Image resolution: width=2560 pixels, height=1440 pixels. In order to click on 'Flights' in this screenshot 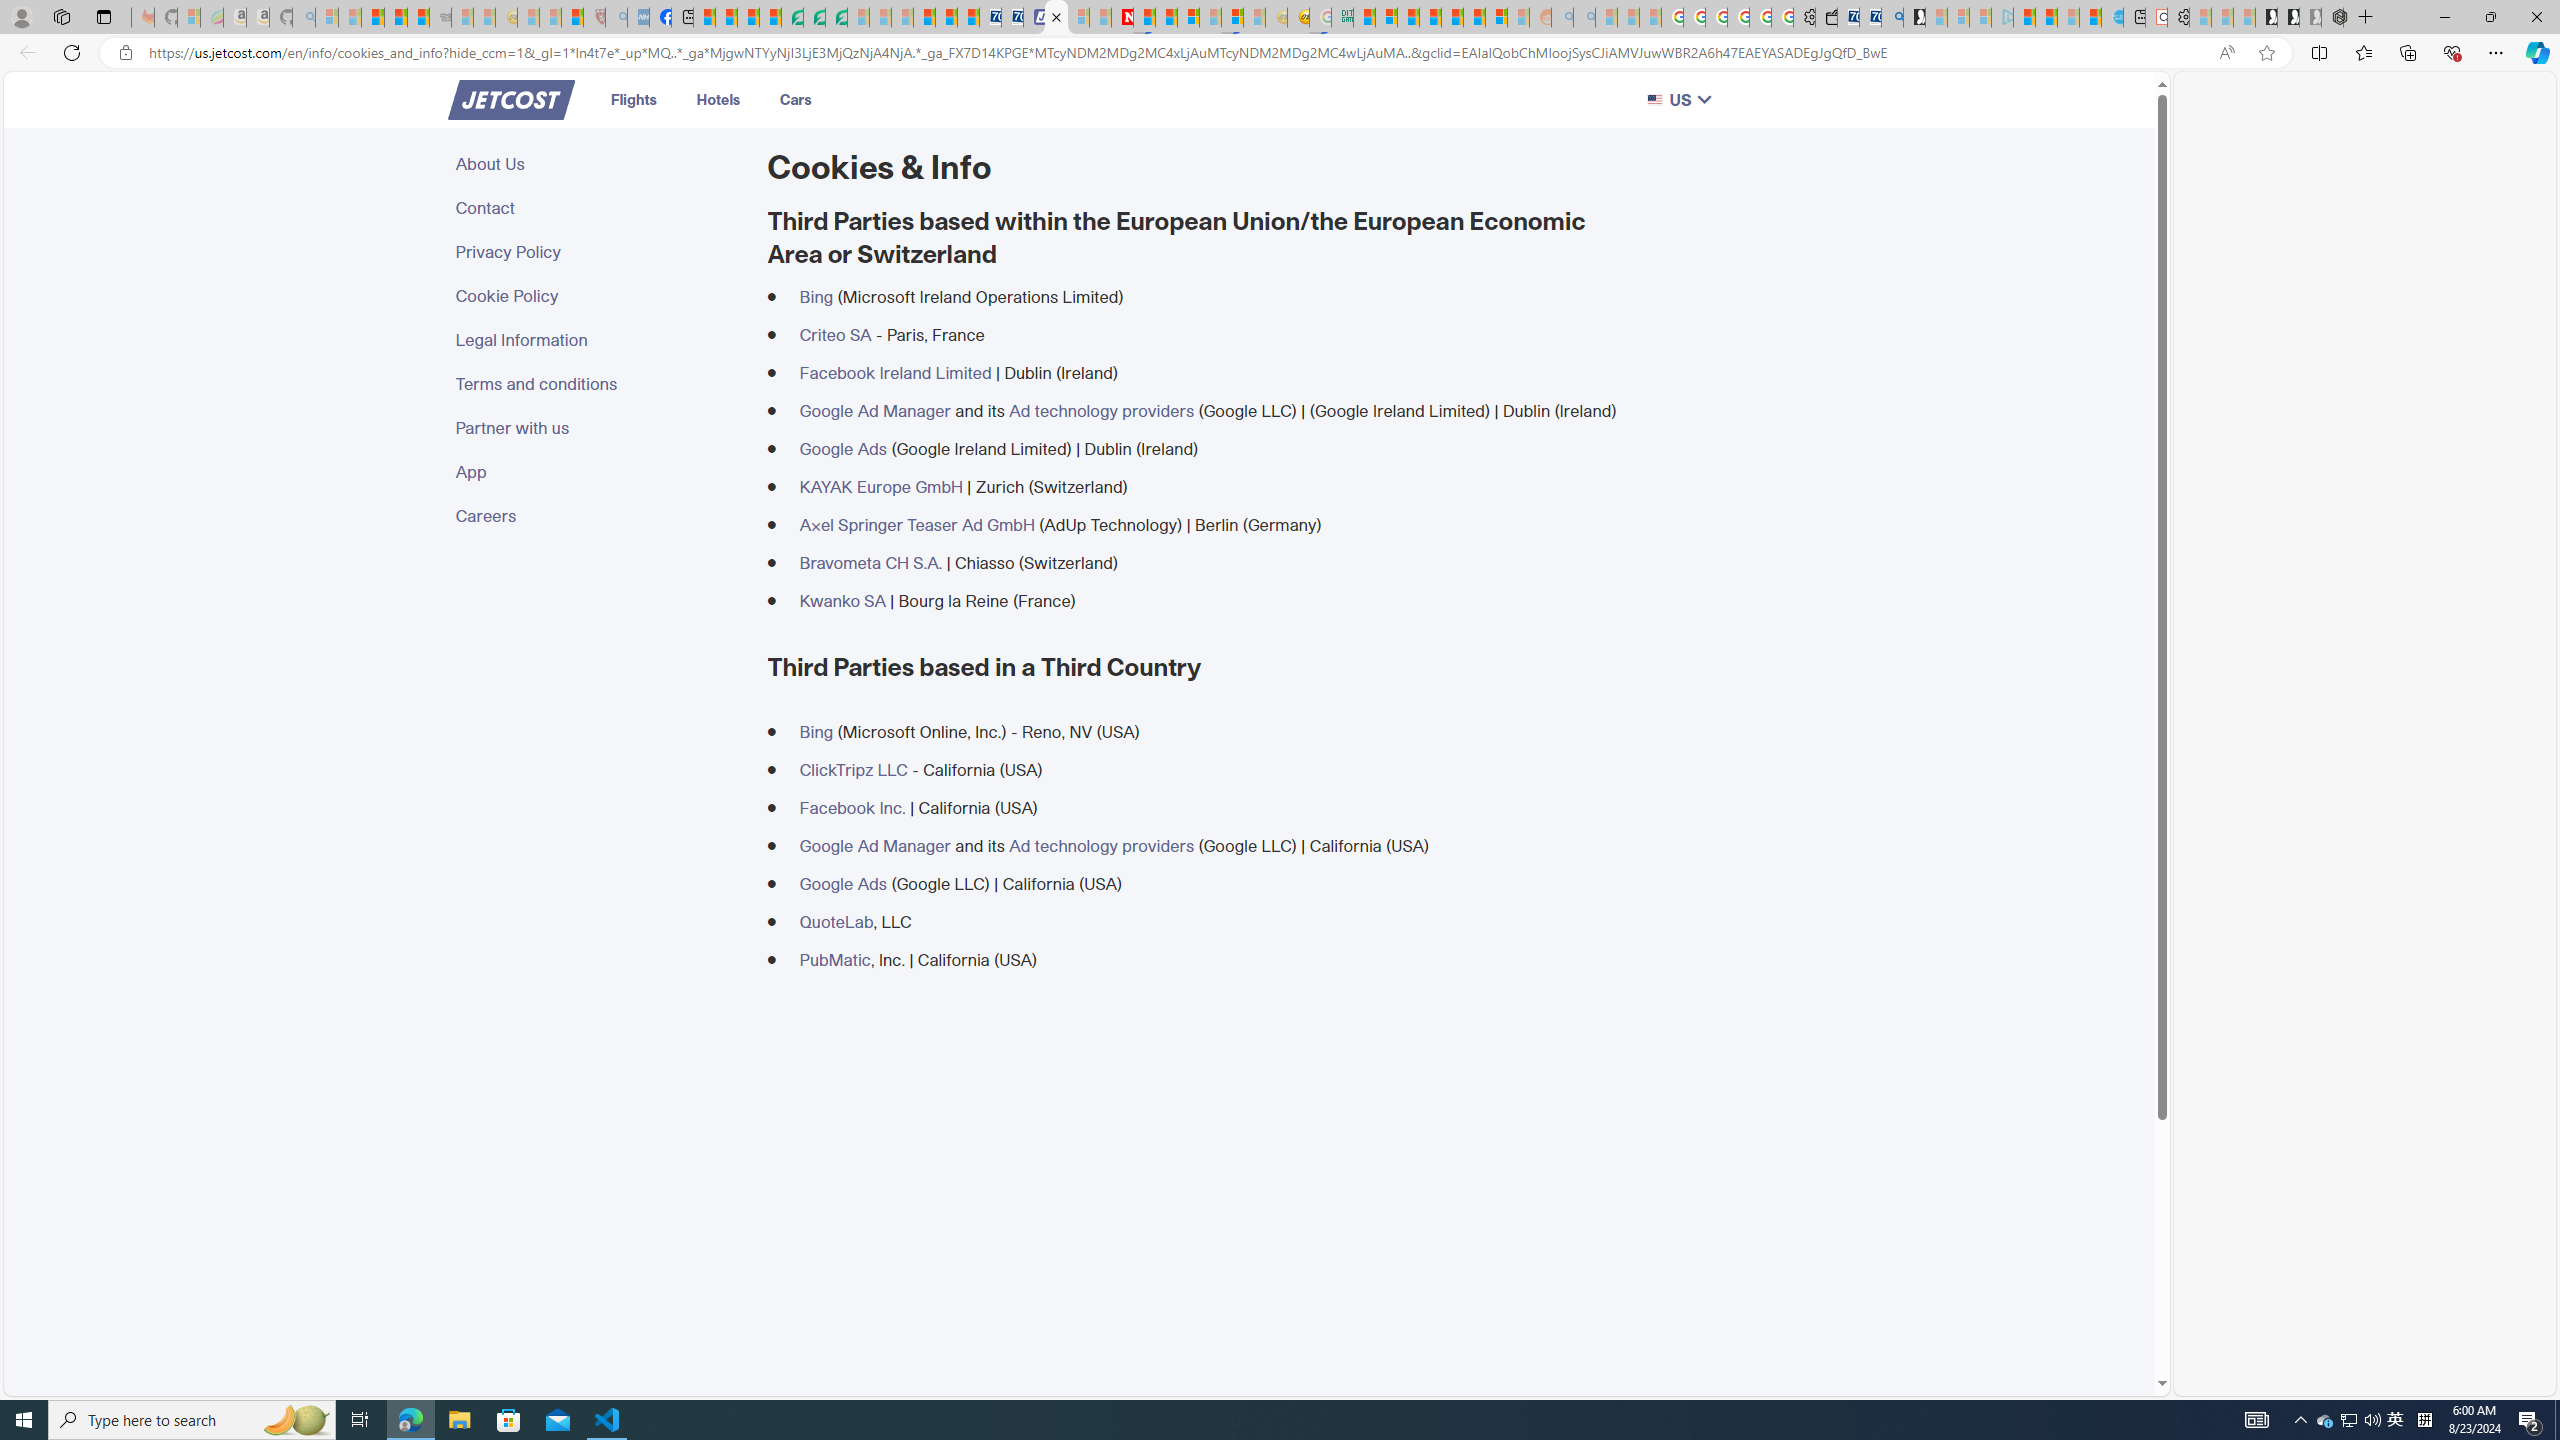, I will do `click(631, 99)`.